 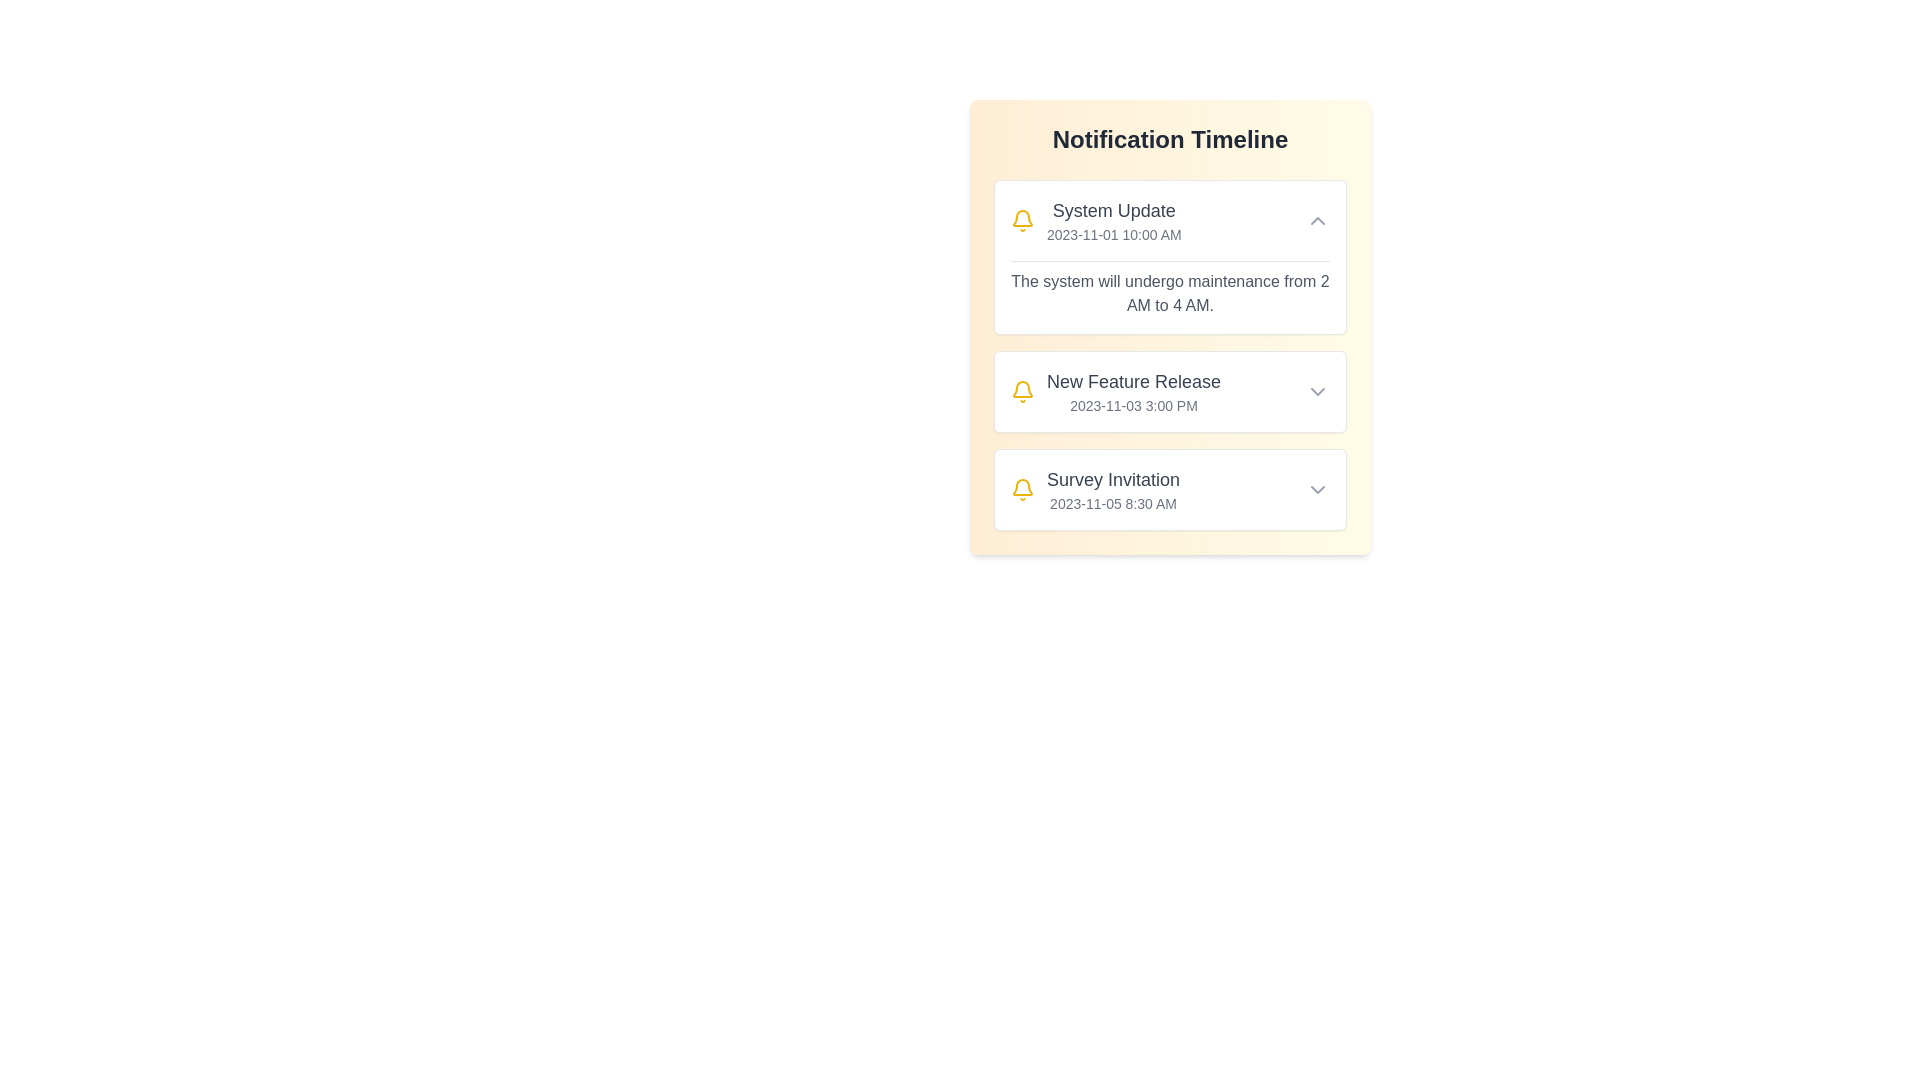 What do you see at coordinates (1170, 220) in the screenshot?
I see `the first notification entry in the 'Notification Timeline' list that displays a 'System Update' scheduled for '2023-11-01 10:00 AM.'` at bounding box center [1170, 220].